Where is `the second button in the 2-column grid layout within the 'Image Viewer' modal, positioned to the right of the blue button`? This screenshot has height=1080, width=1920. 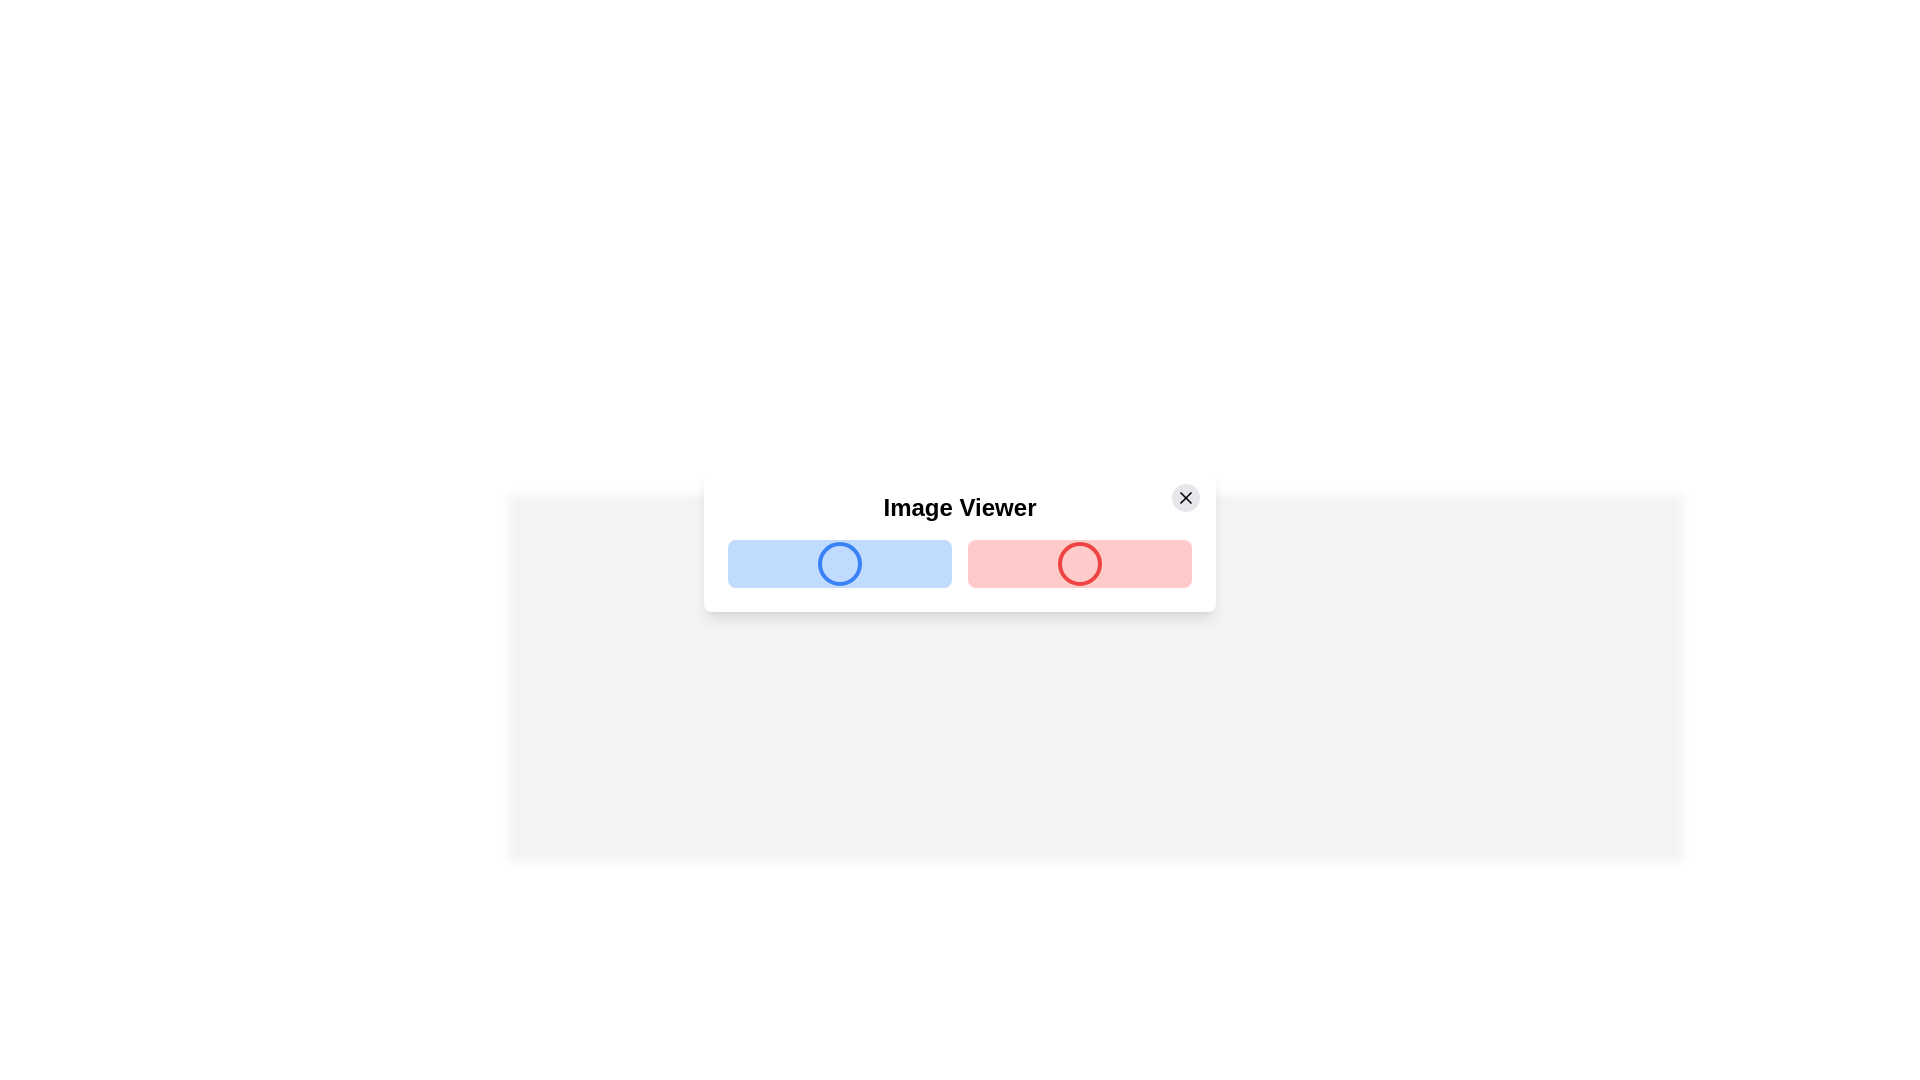 the second button in the 2-column grid layout within the 'Image Viewer' modal, positioned to the right of the blue button is located at coordinates (1079, 563).